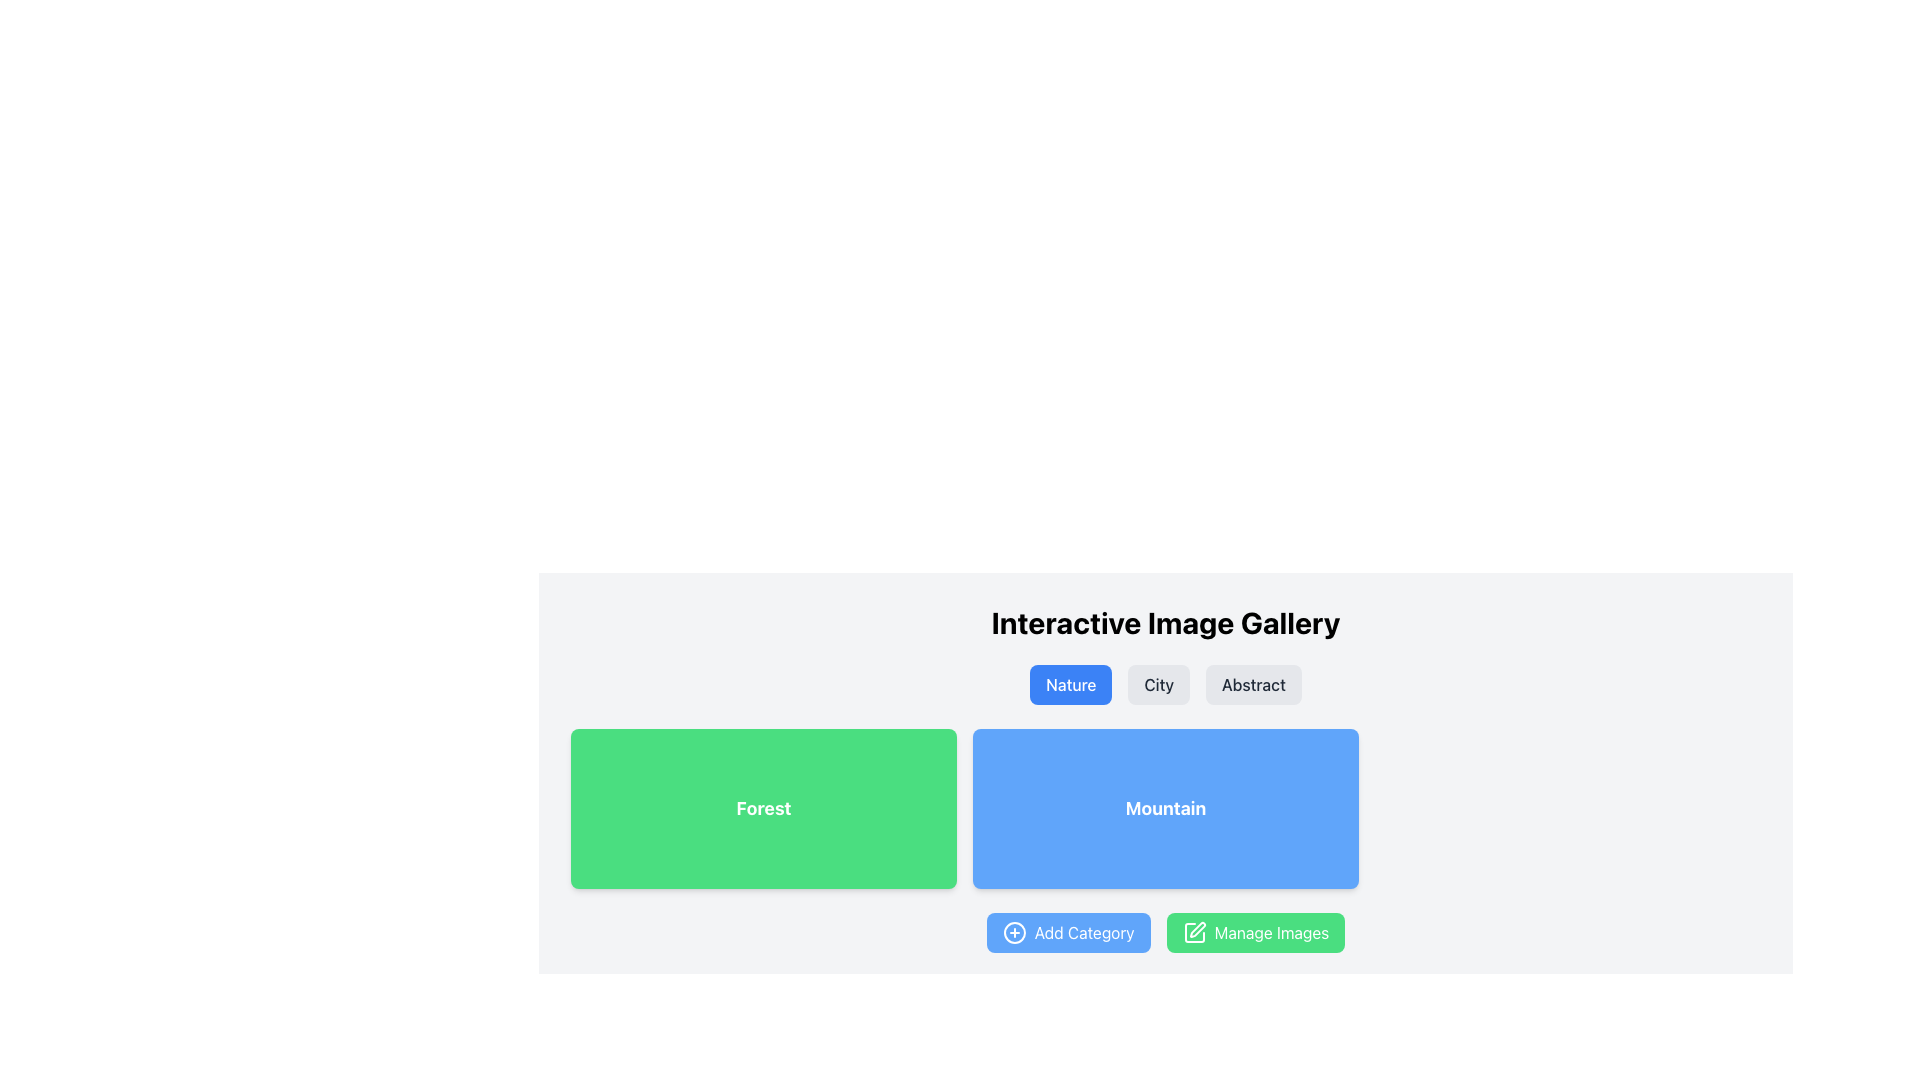  What do you see at coordinates (1252, 684) in the screenshot?
I see `the 'Abstract' category button located to the right of the 'City' button and below the title 'Interactive Image Gallery'` at bounding box center [1252, 684].